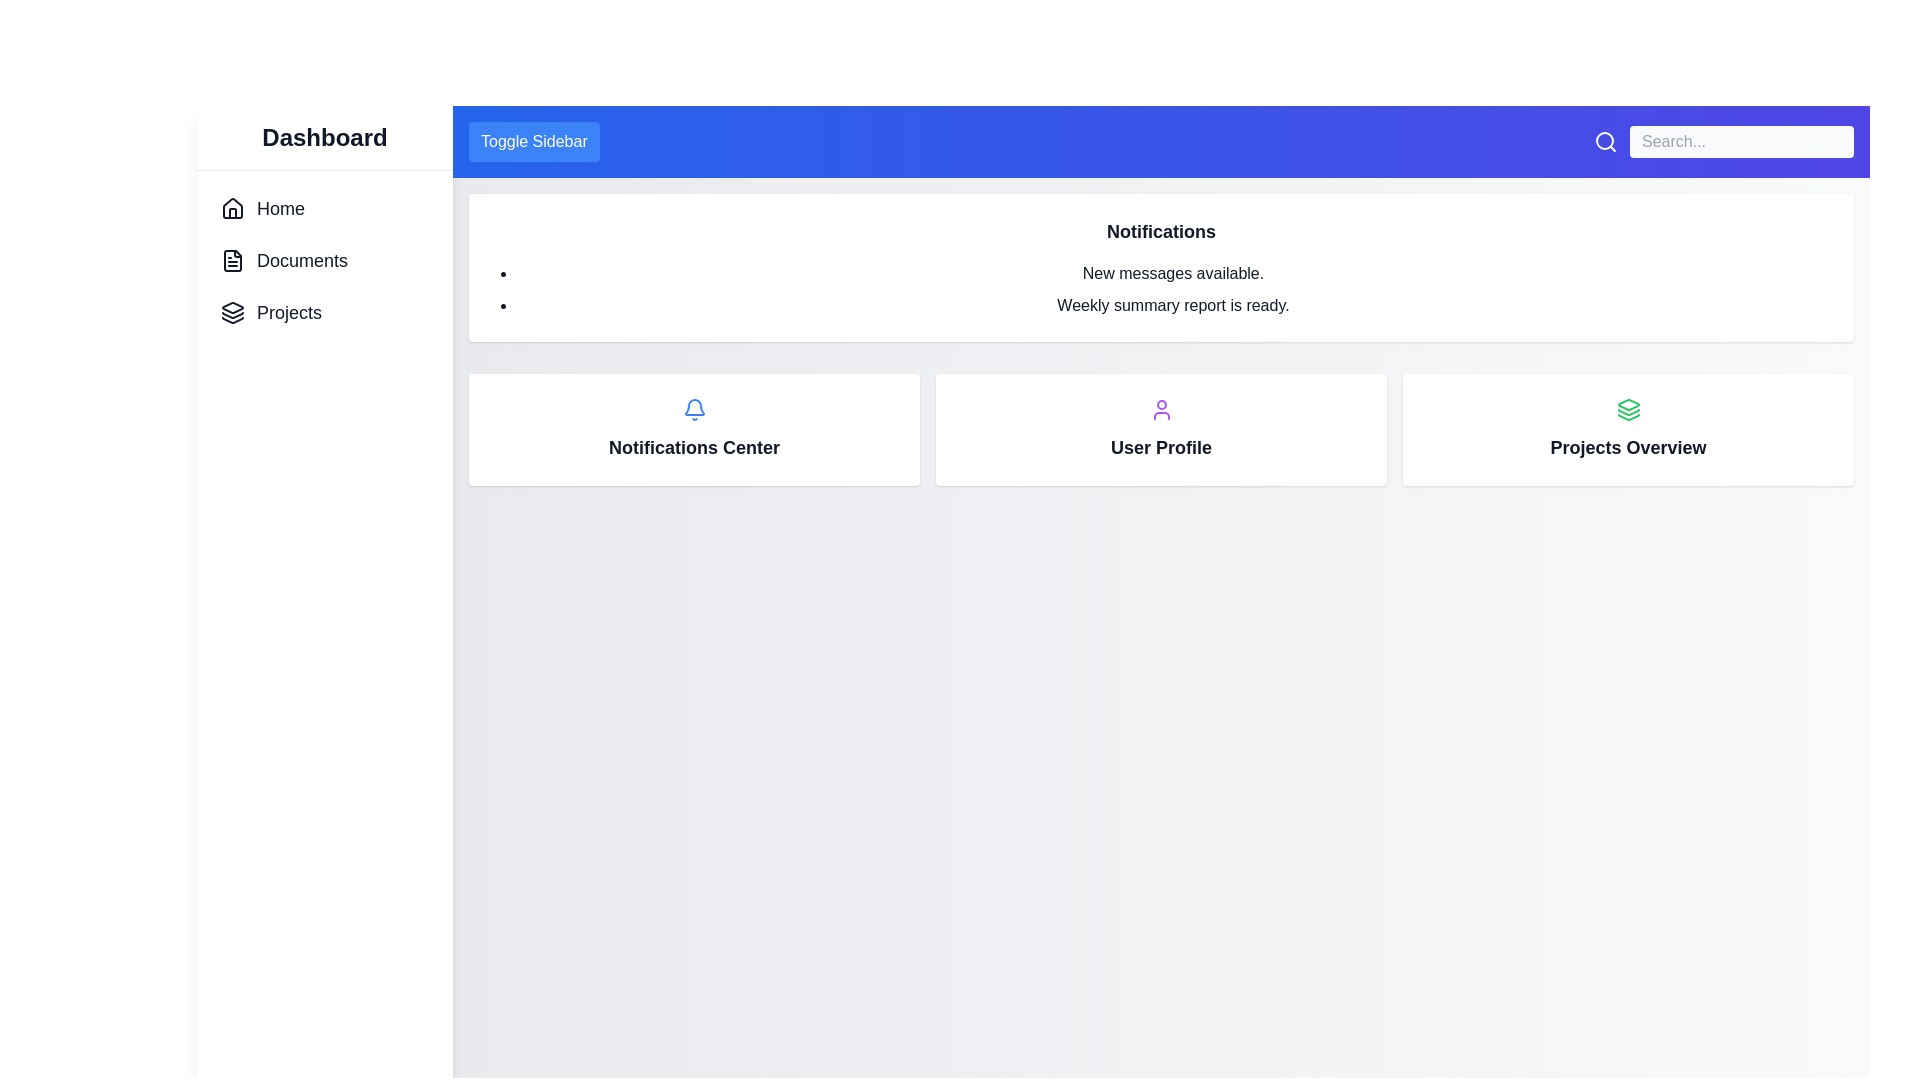 The height and width of the screenshot is (1080, 1920). What do you see at coordinates (283, 260) in the screenshot?
I see `the 'Documents' button in the left sidebar` at bounding box center [283, 260].